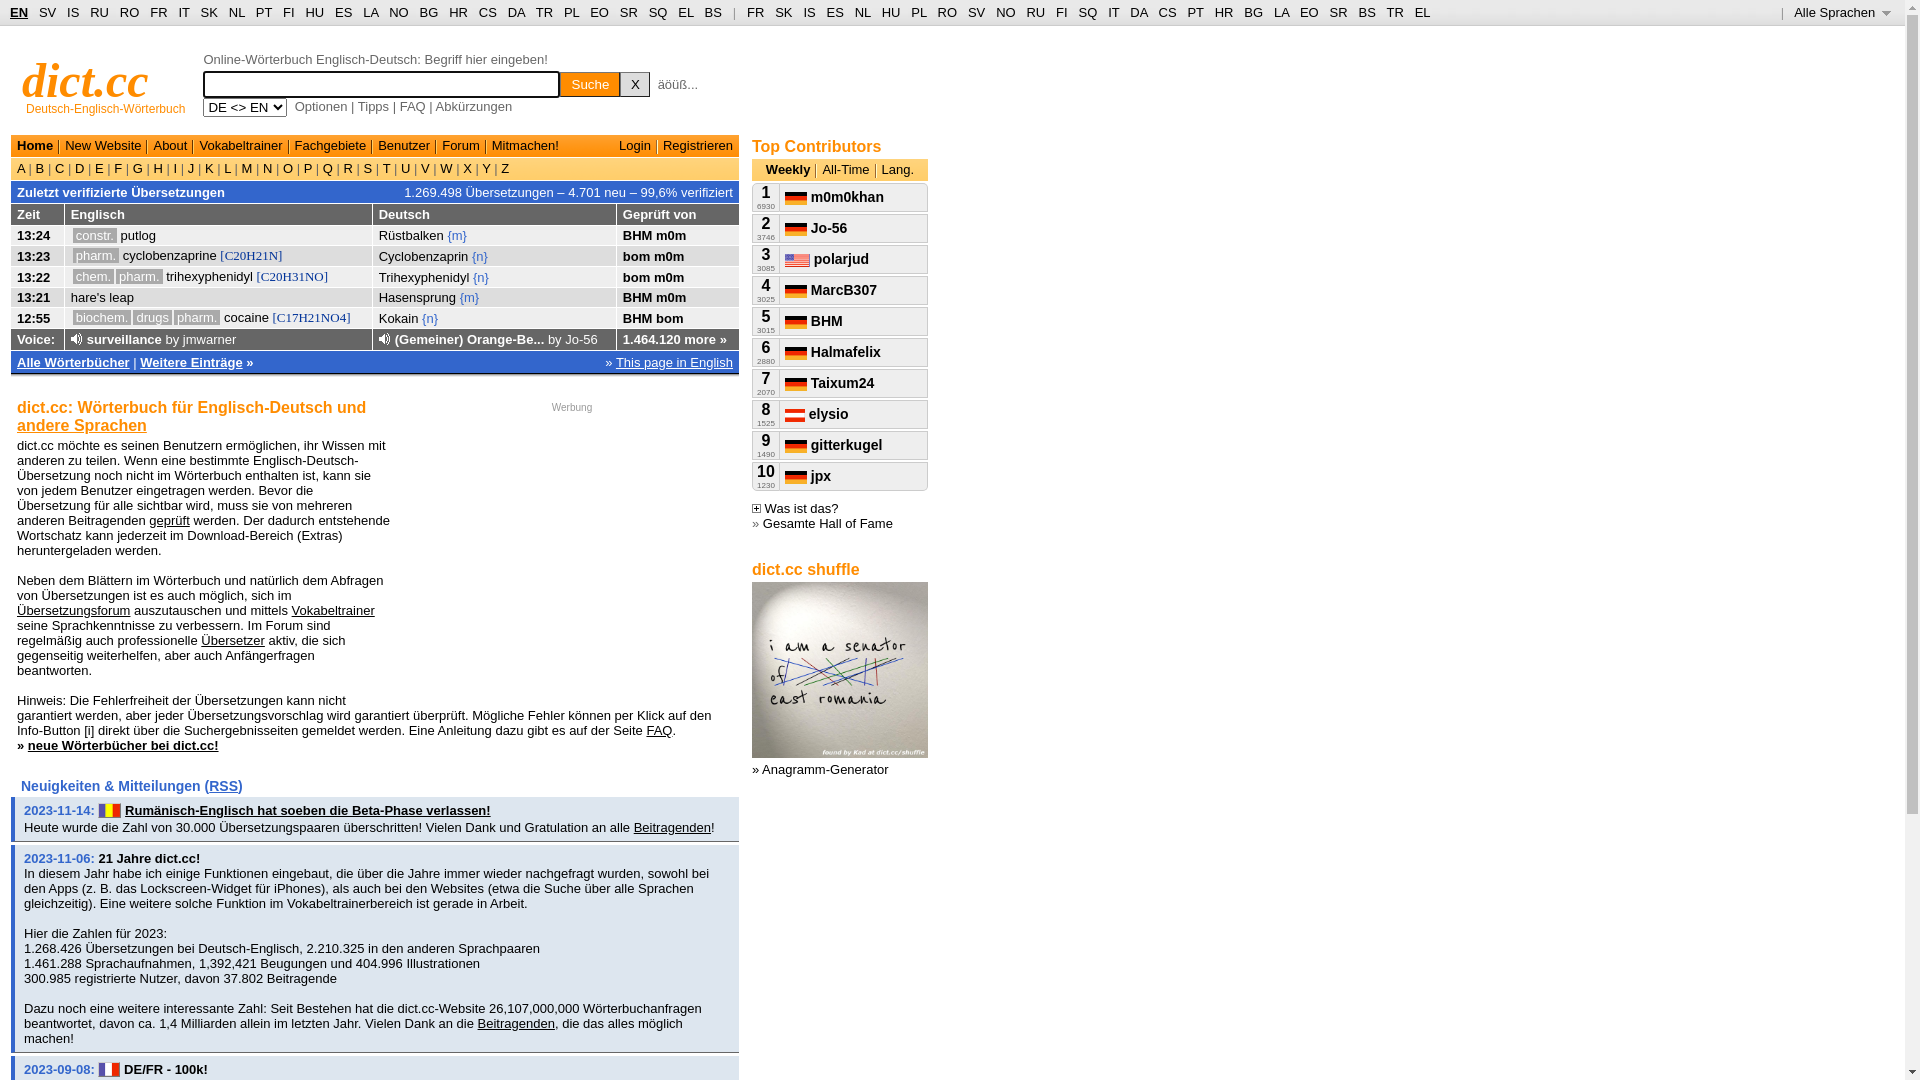 This screenshot has height=1080, width=1920. I want to click on 'F', so click(117, 167).